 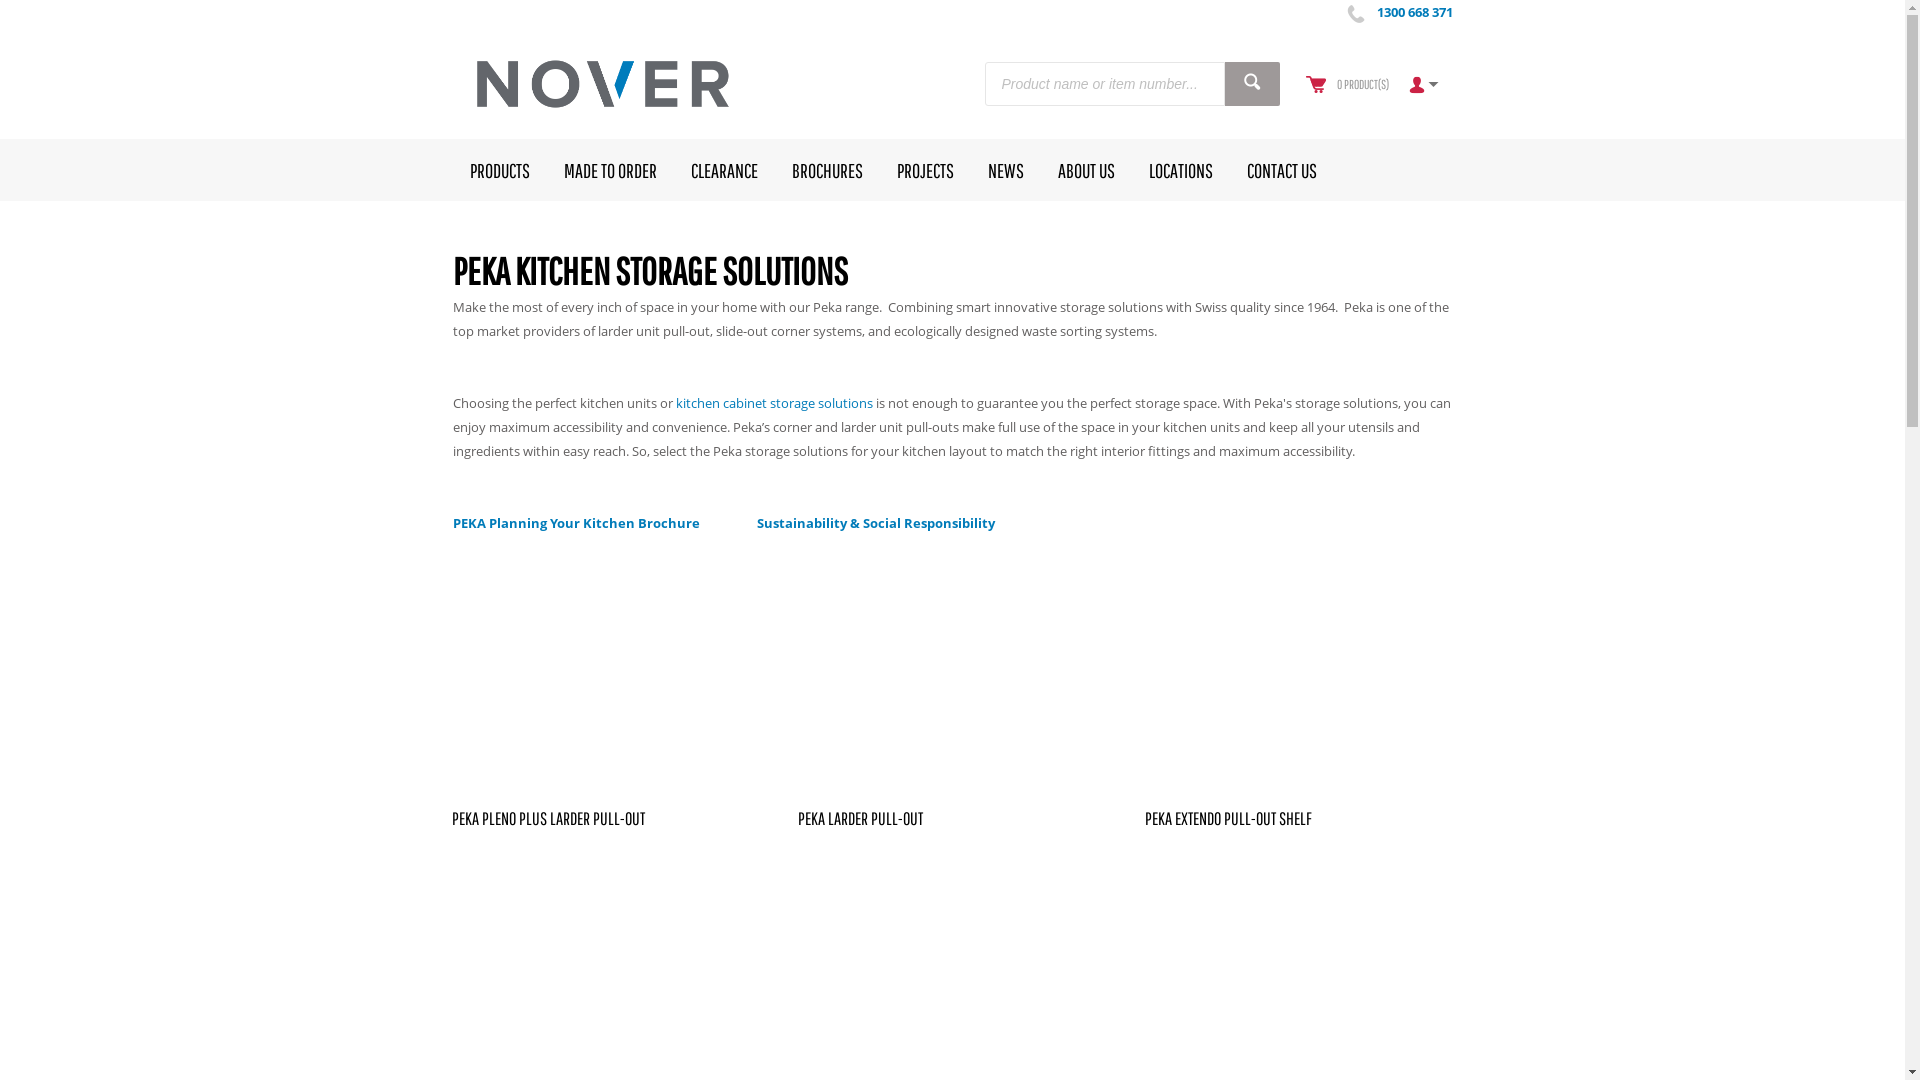 I want to click on 'ABOUT US', so click(x=1084, y=168).